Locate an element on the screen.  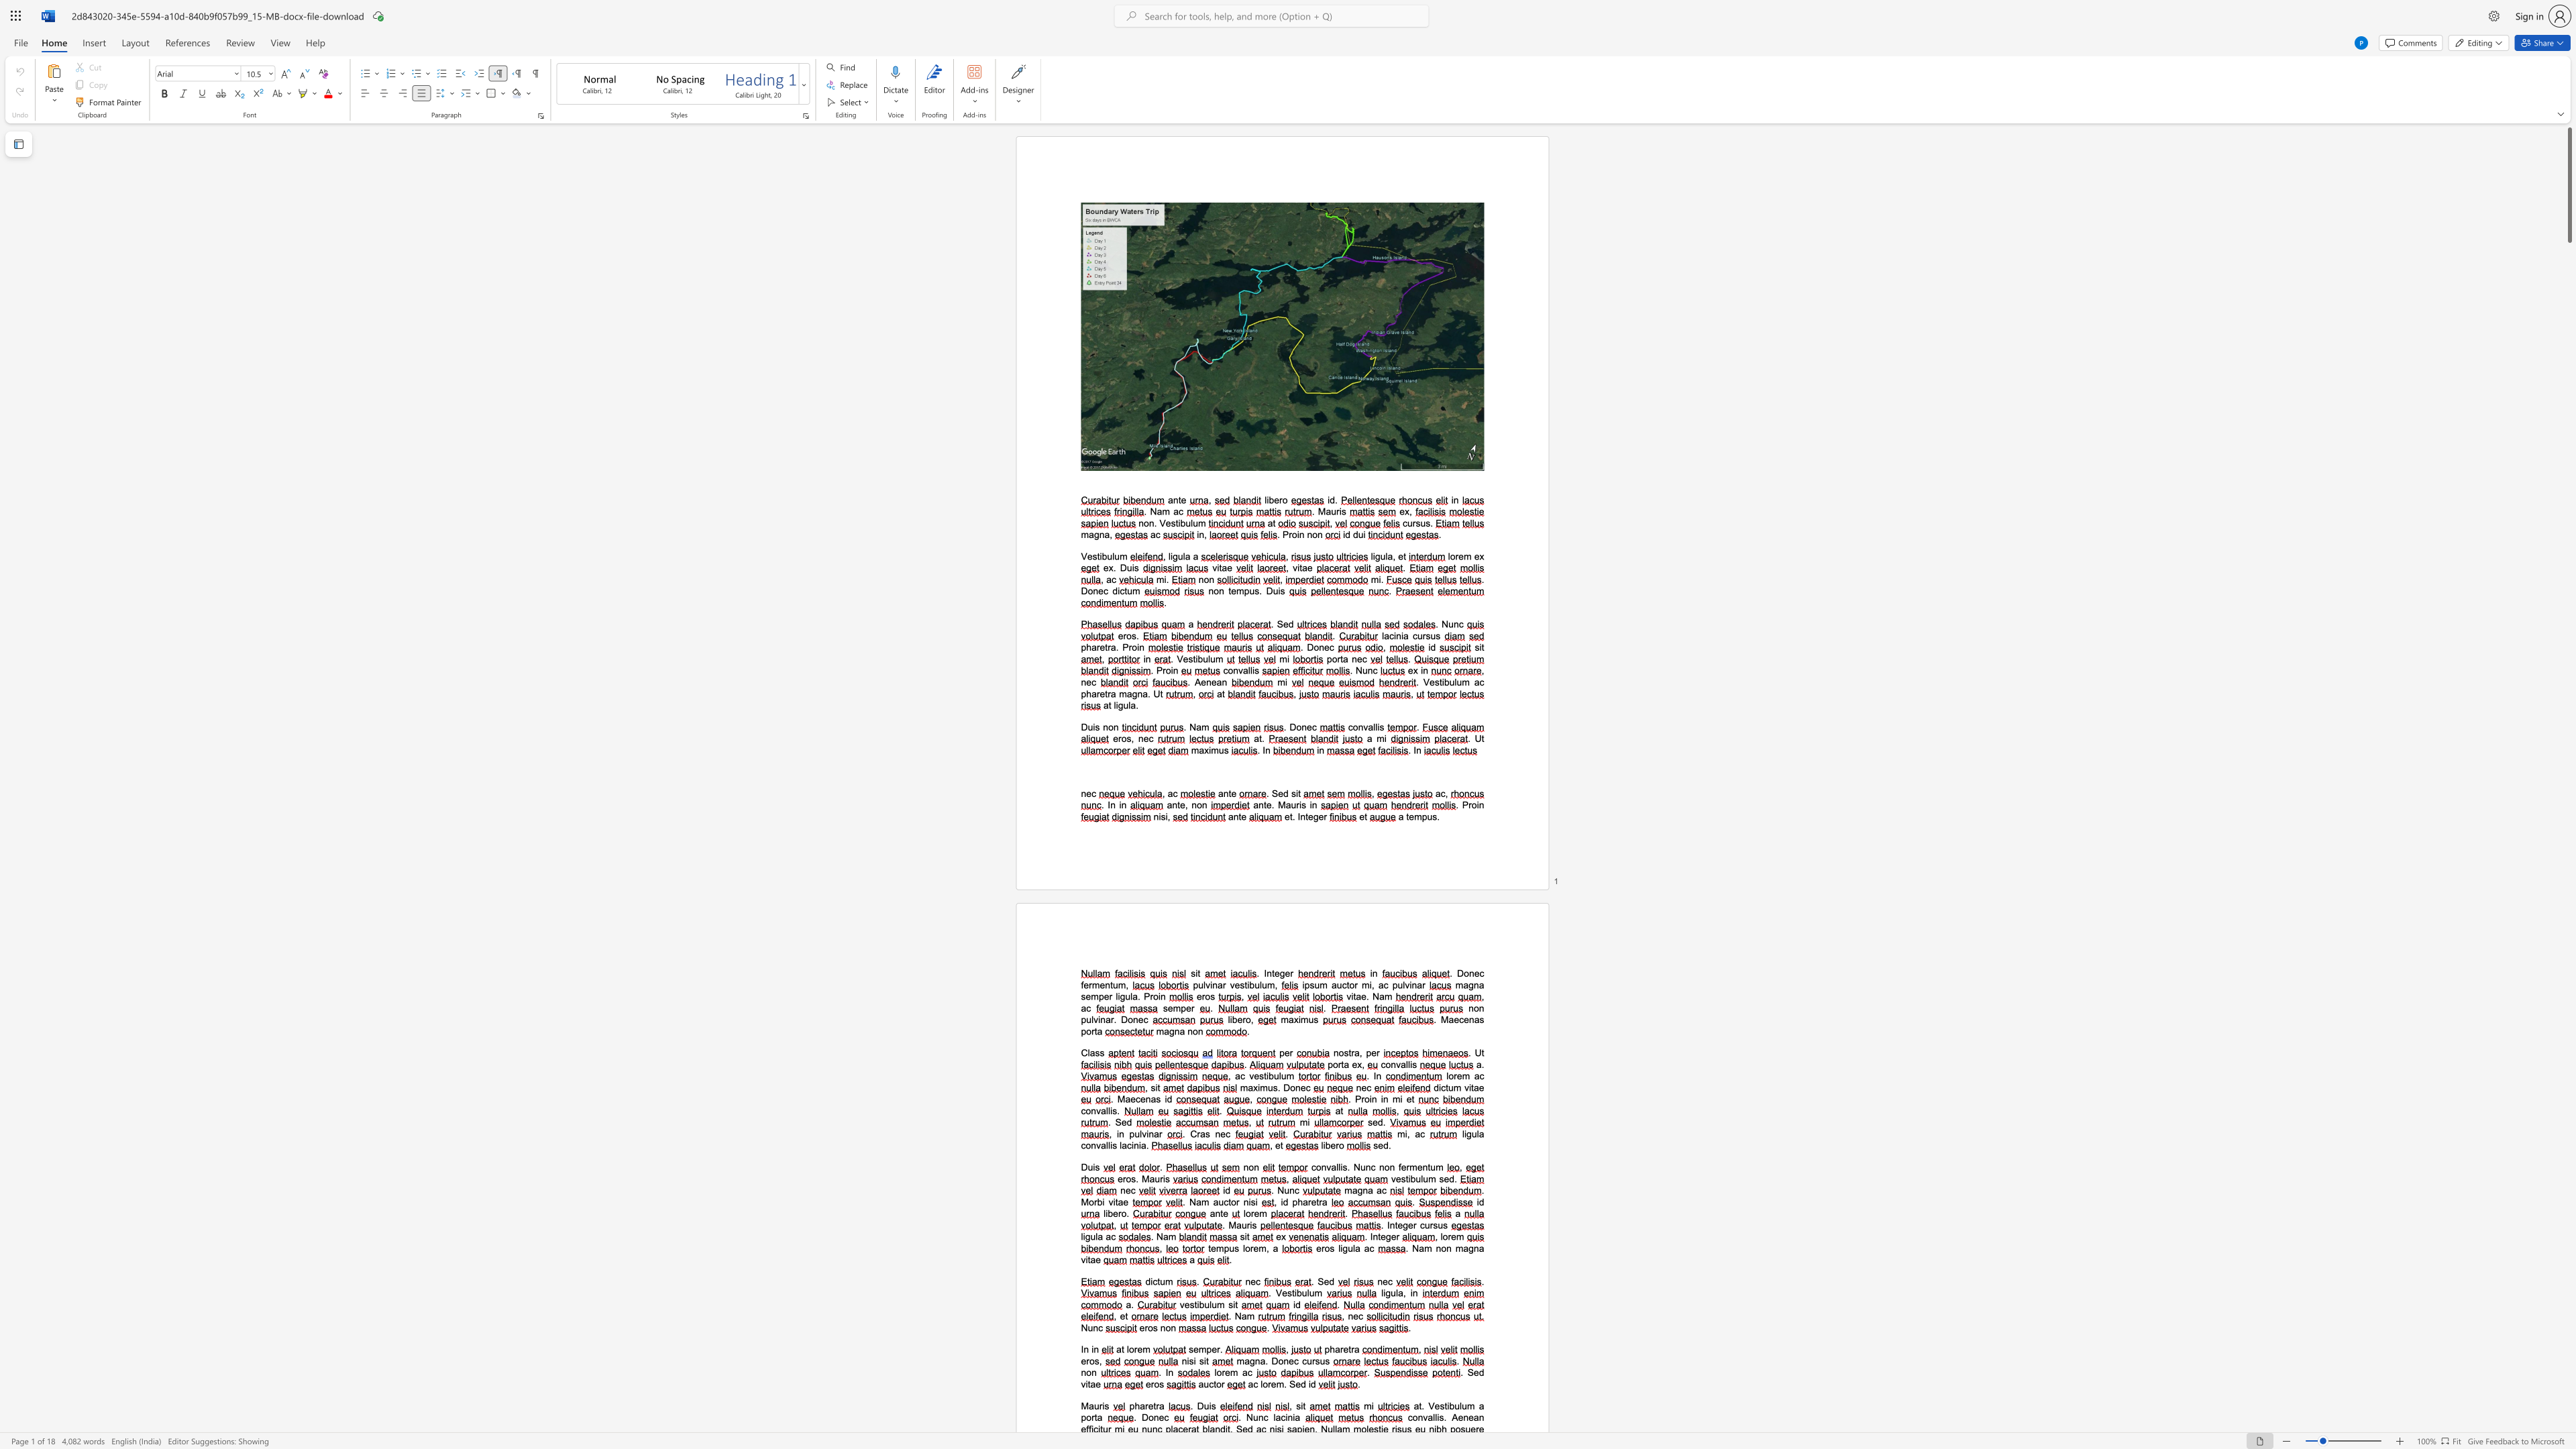
the space between the continuous character "u" and "l" in the text is located at coordinates (1393, 1293).